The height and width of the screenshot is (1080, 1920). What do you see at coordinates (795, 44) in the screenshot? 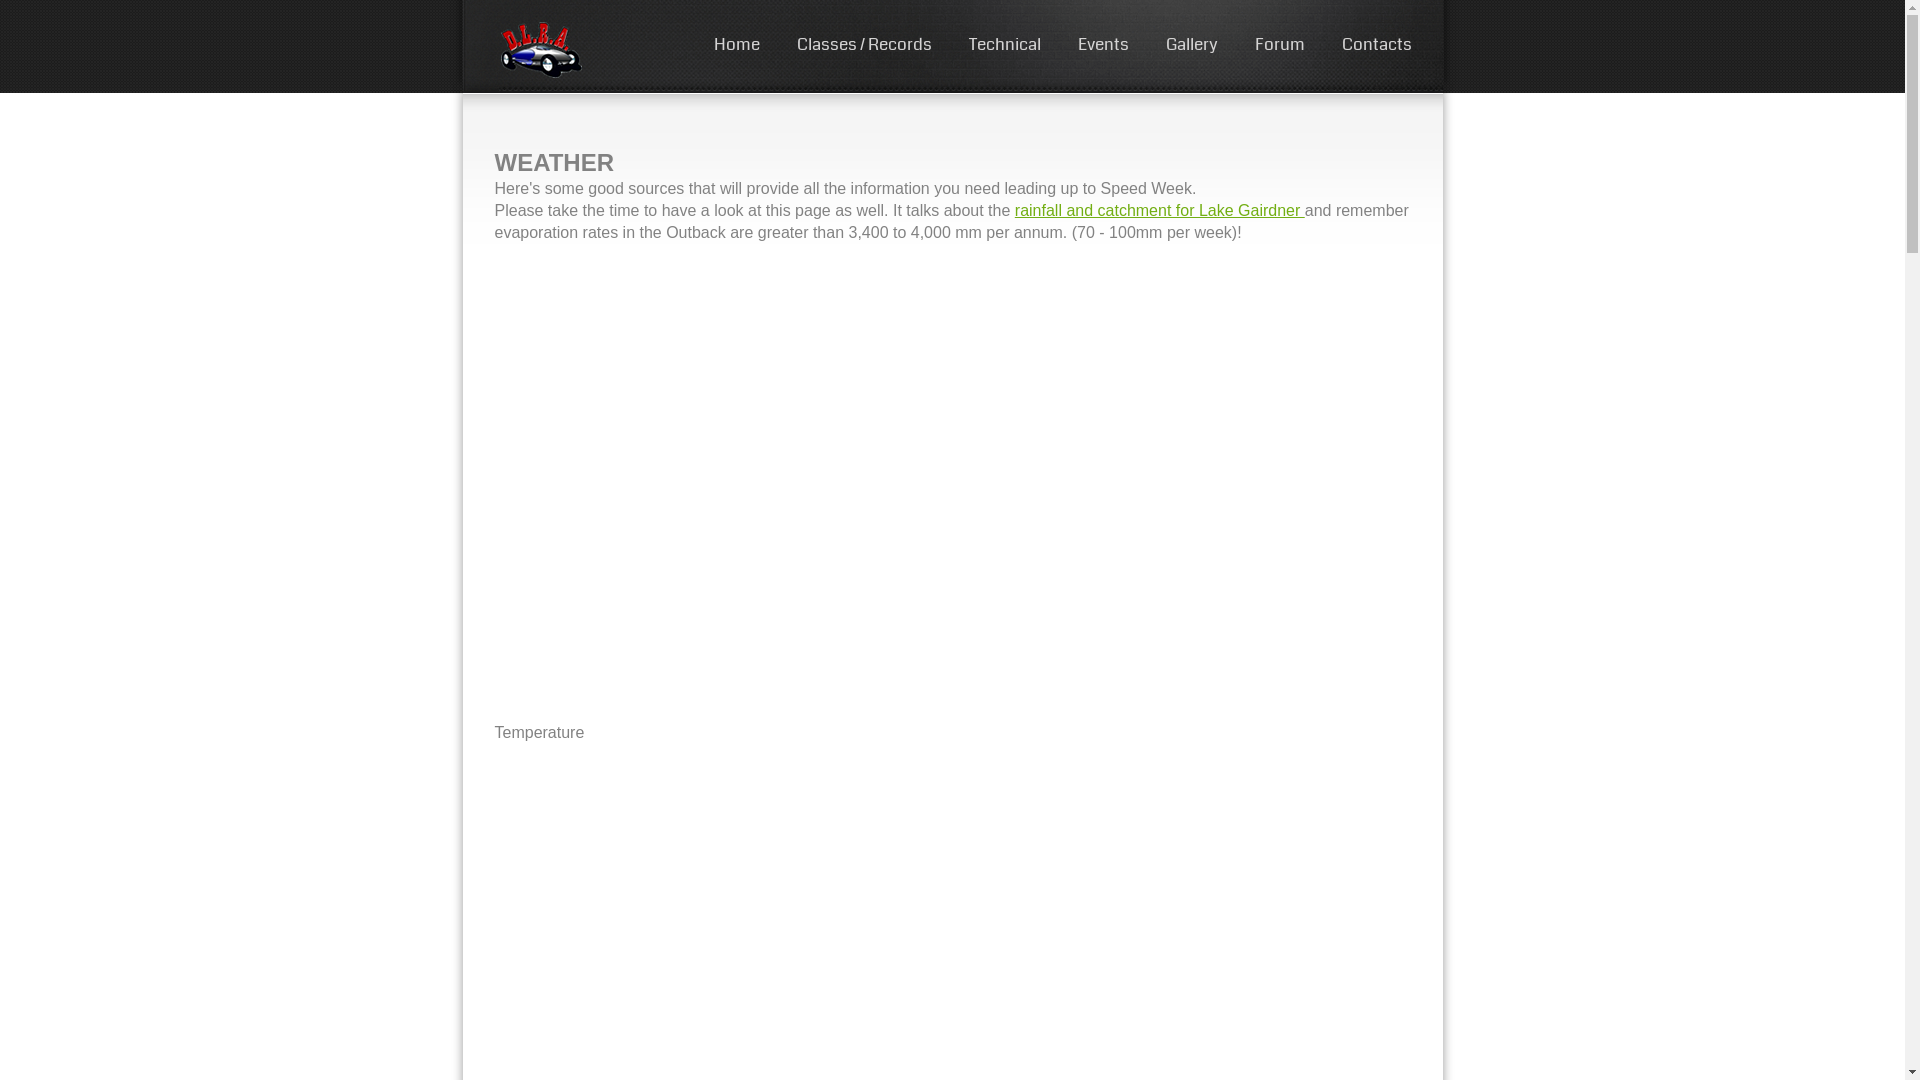
I see `'Classes / Records'` at bounding box center [795, 44].